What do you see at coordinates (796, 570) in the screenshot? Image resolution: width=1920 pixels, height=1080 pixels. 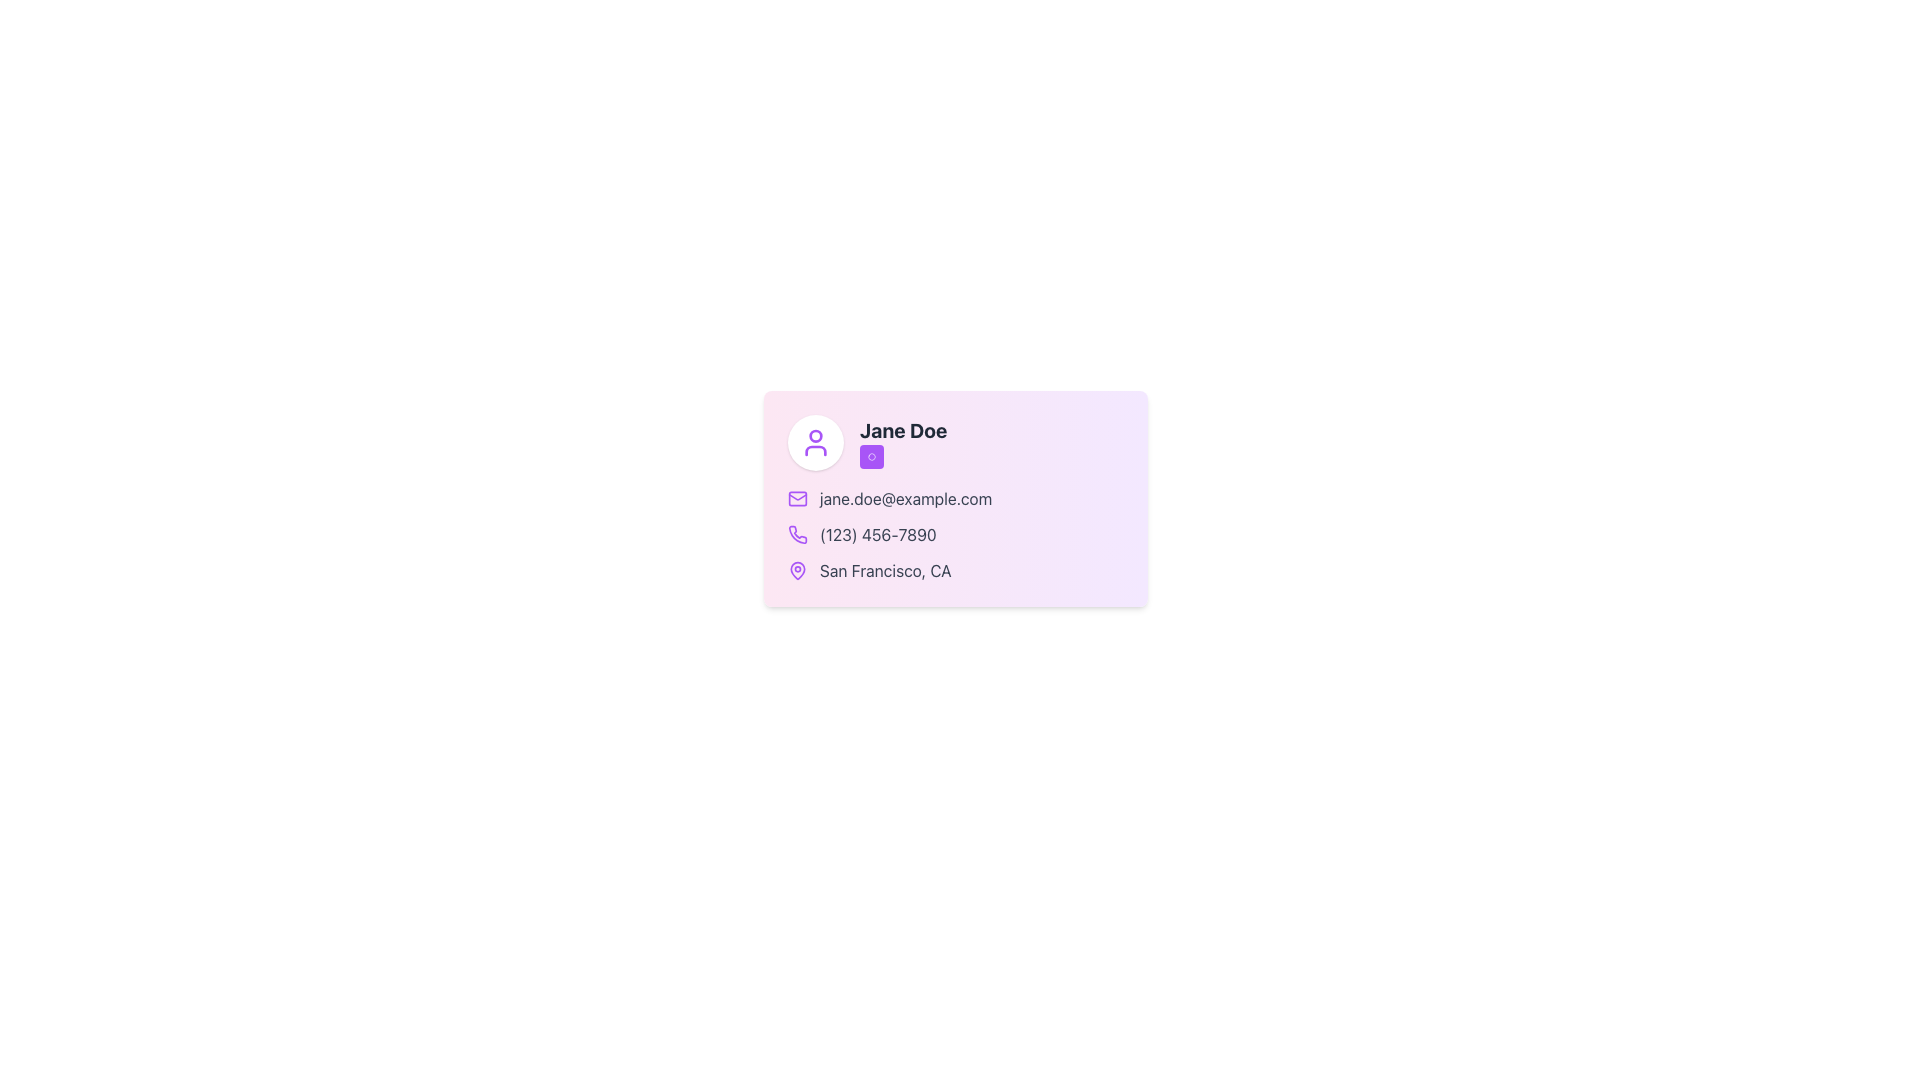 I see `the decorative SVG vector element that serves as an icon indicating a geographical location, positioned to the left of the text 'San Francisco, CA' in the third row of the card layout` at bounding box center [796, 570].